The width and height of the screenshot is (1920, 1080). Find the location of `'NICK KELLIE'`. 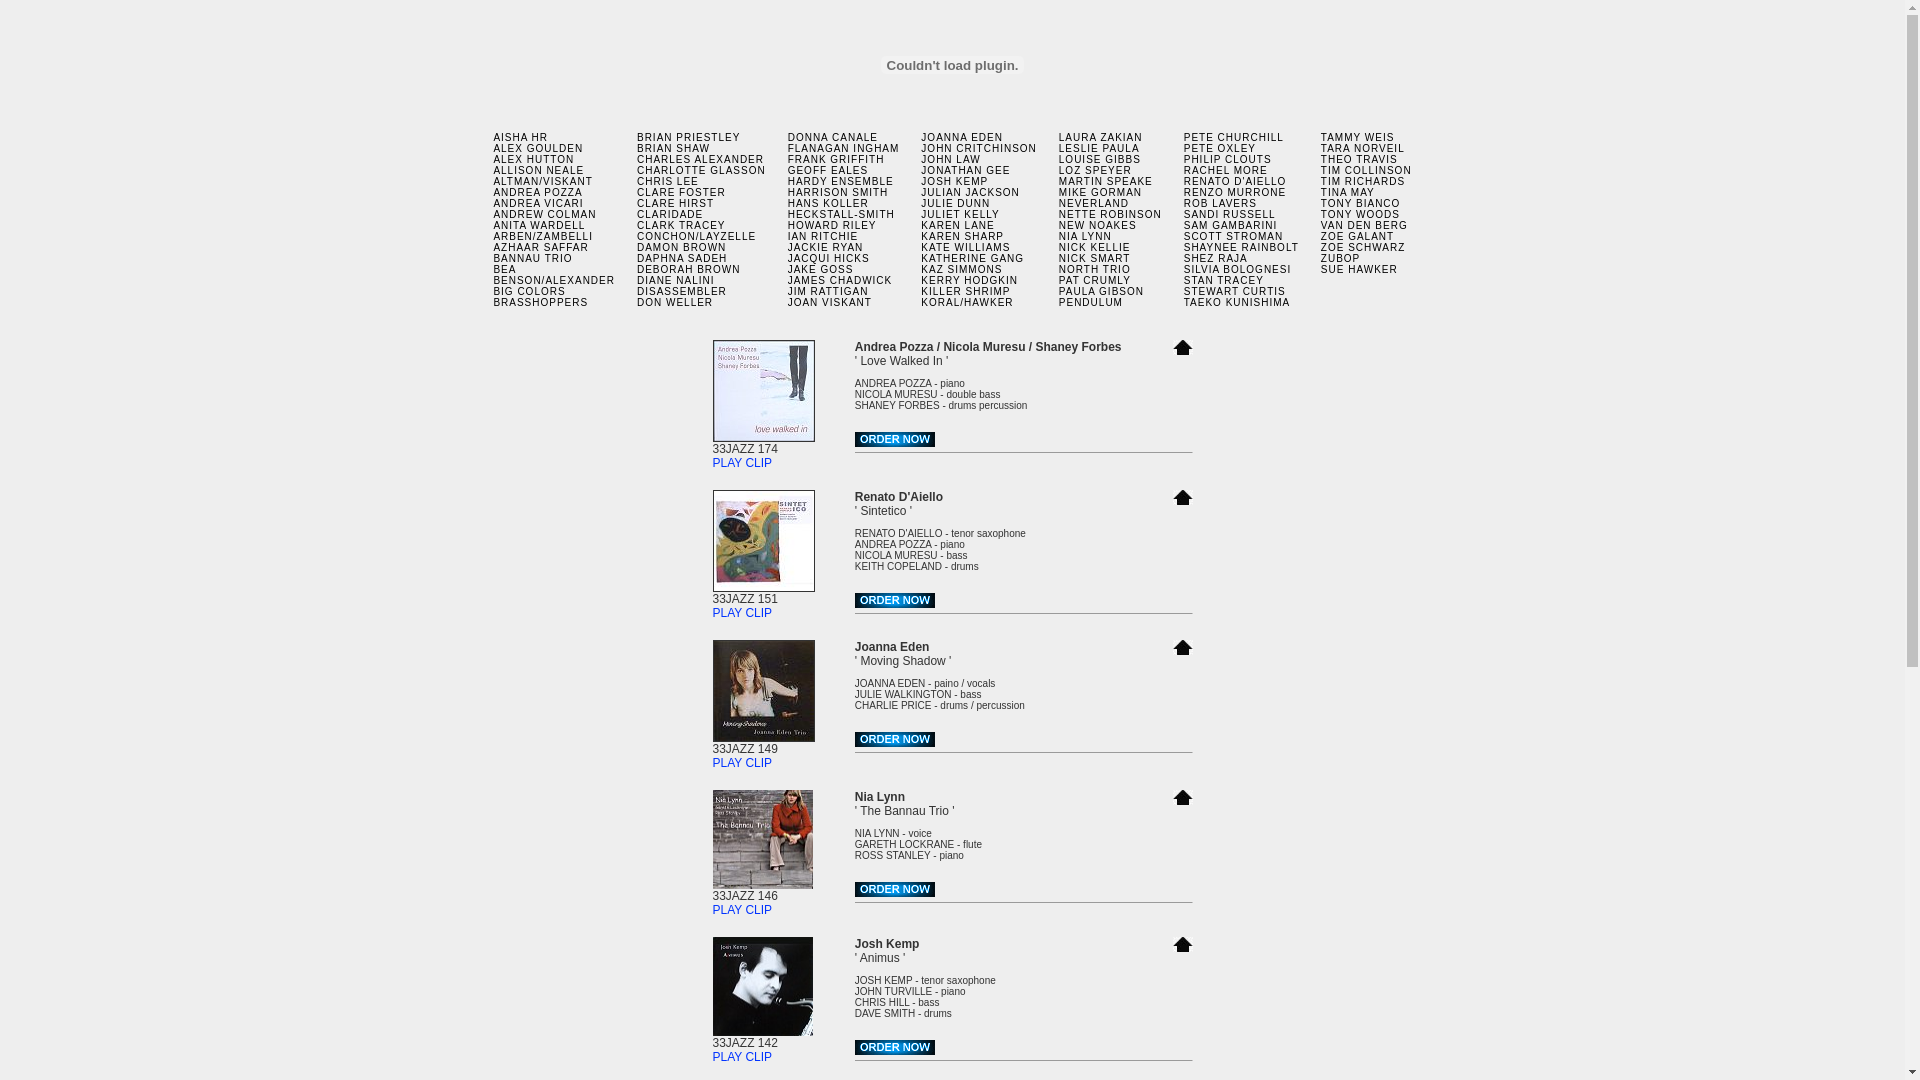

'NICK KELLIE' is located at coordinates (1093, 246).